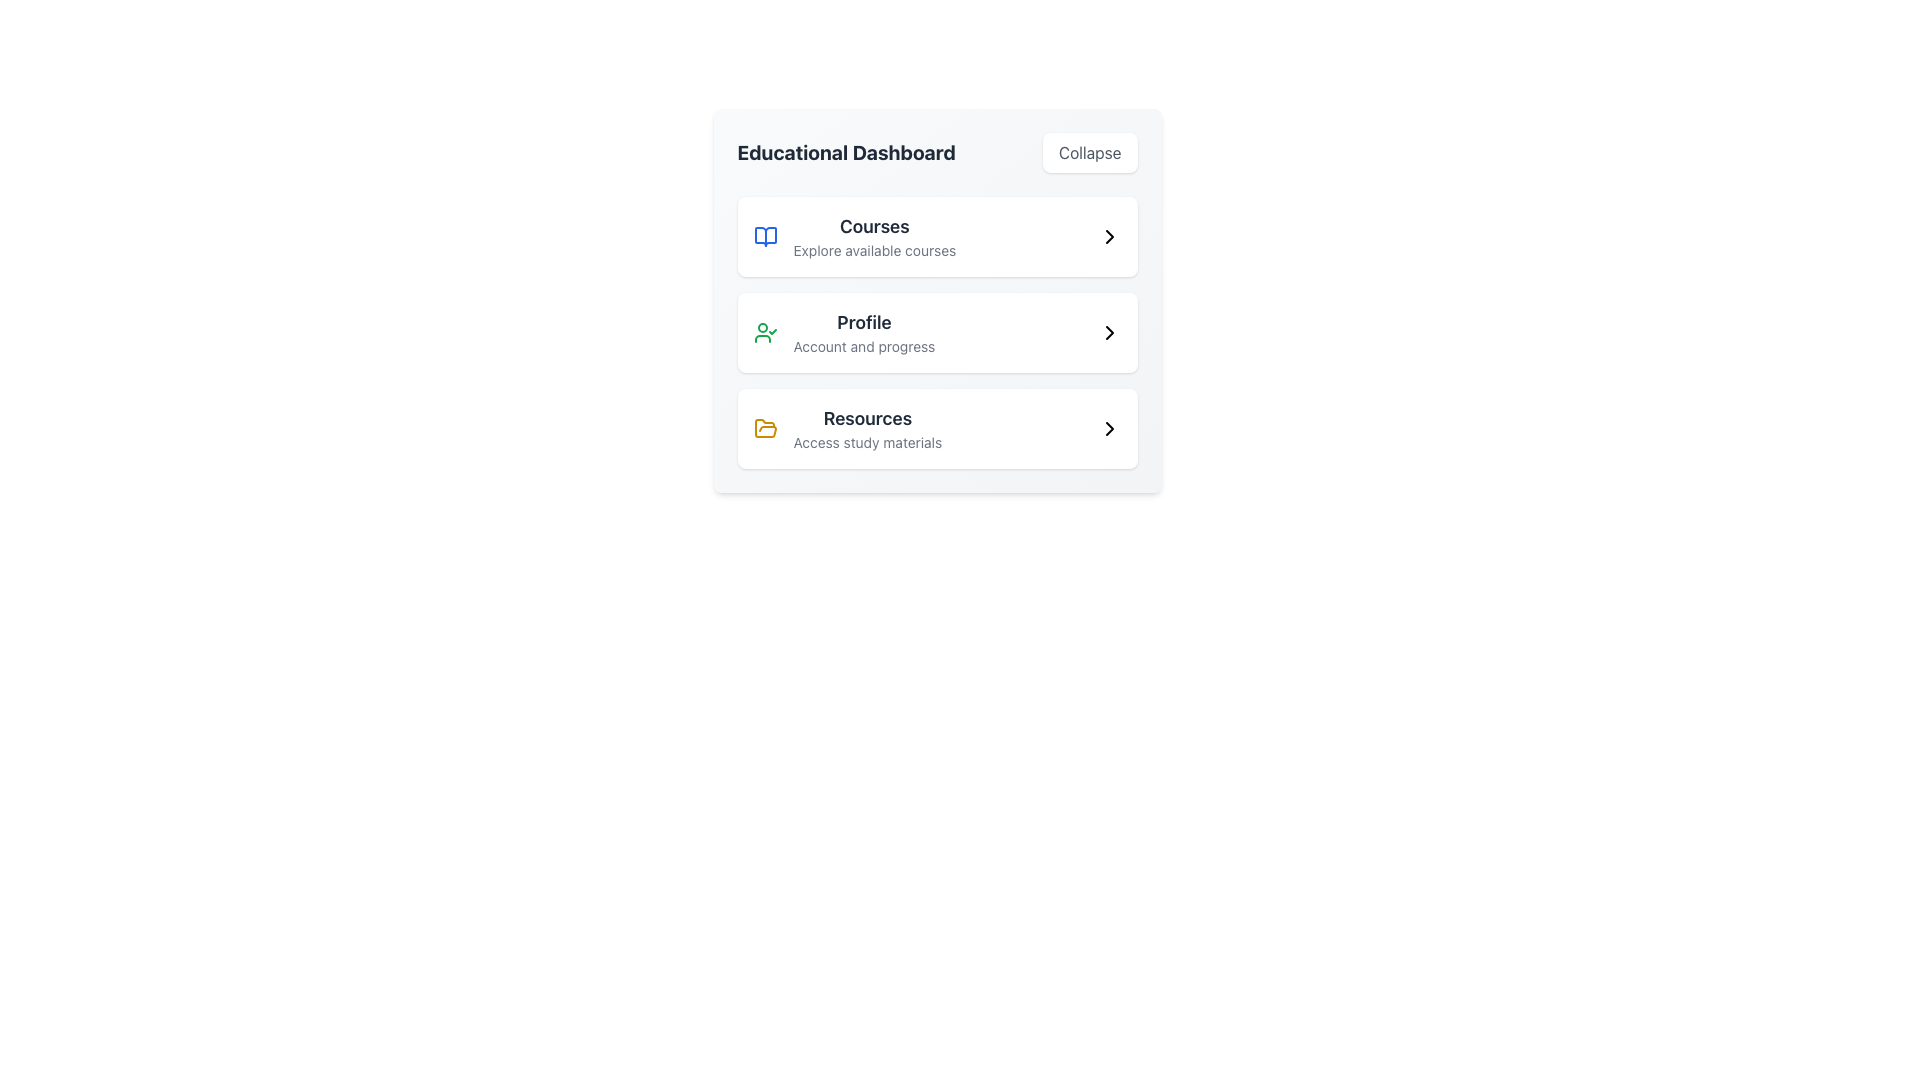 This screenshot has height=1080, width=1920. Describe the element at coordinates (847, 427) in the screenshot. I see `the 'Resources' list item, which features a yellow folder icon and two lines of text` at that location.